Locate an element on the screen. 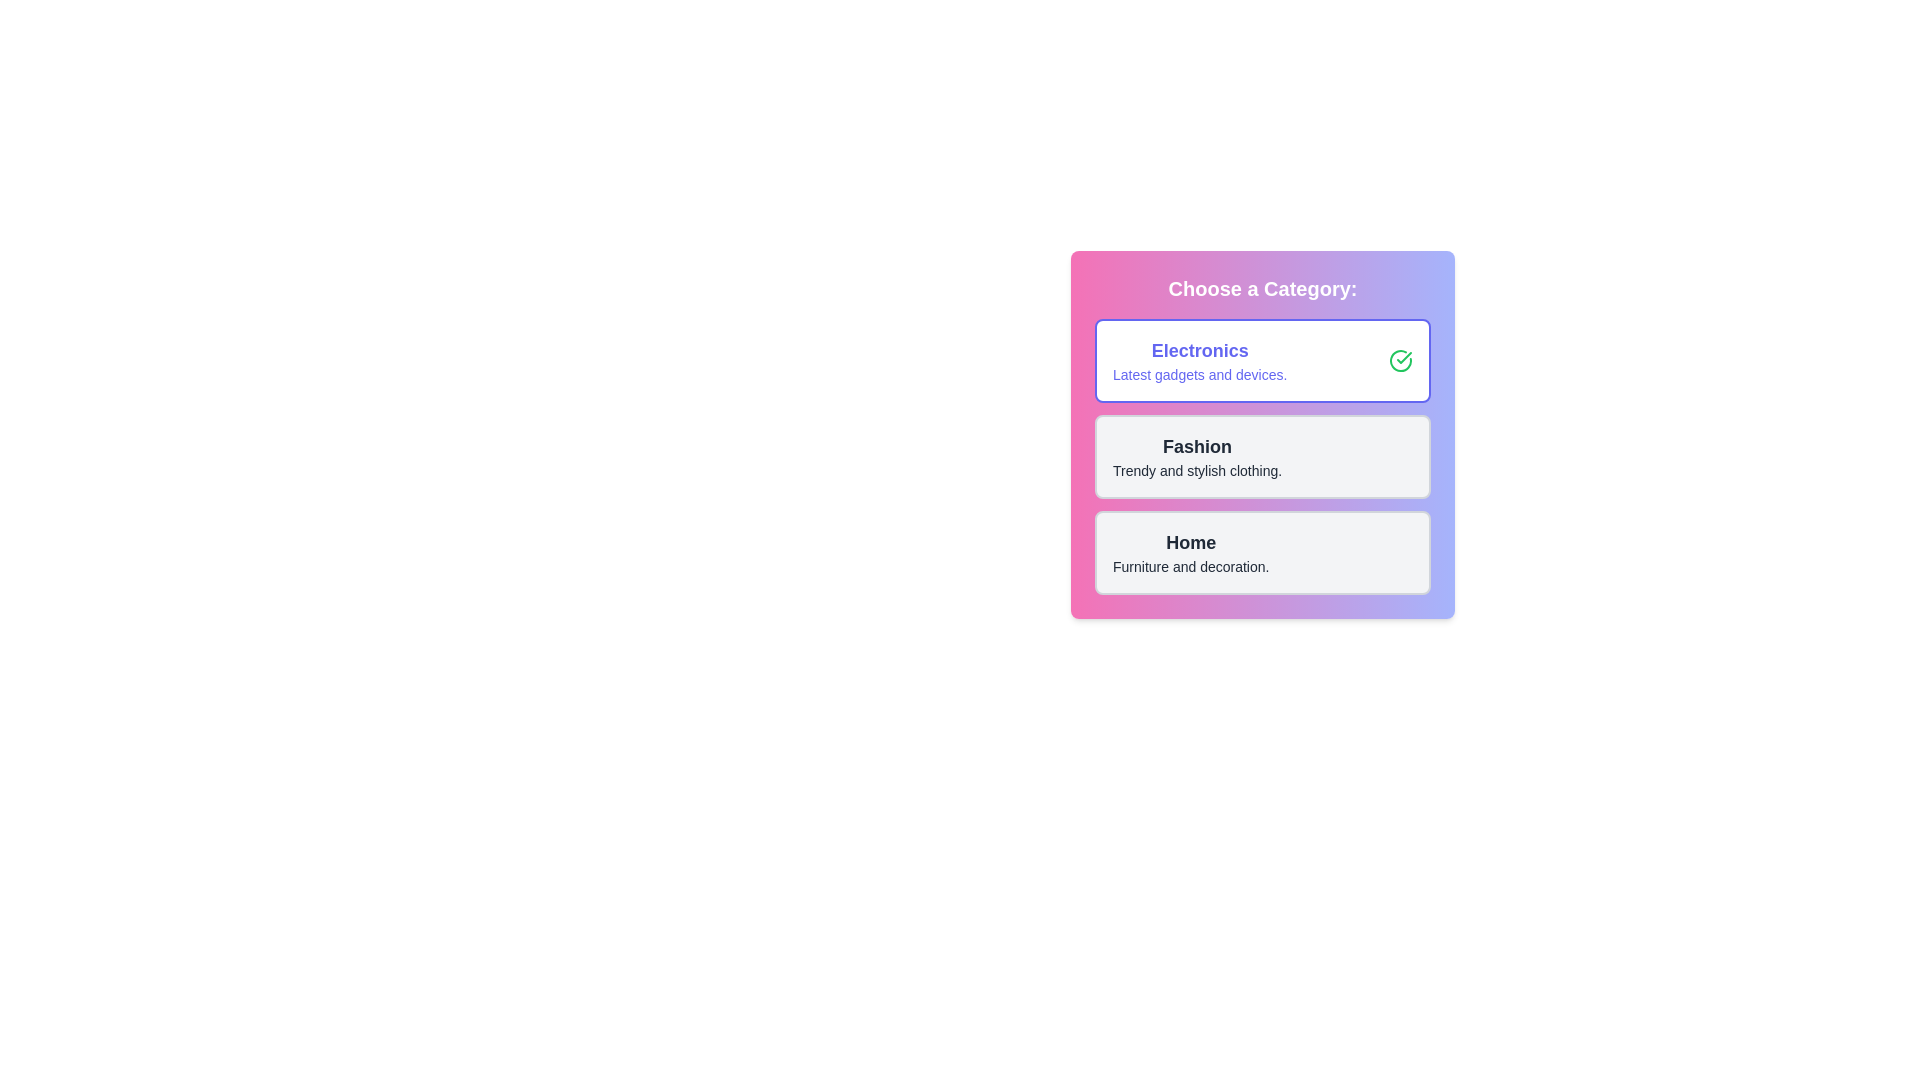 The width and height of the screenshot is (1920, 1080). the Content Box labeled 'Home', which has a bolded title and smaller description is located at coordinates (1261, 552).